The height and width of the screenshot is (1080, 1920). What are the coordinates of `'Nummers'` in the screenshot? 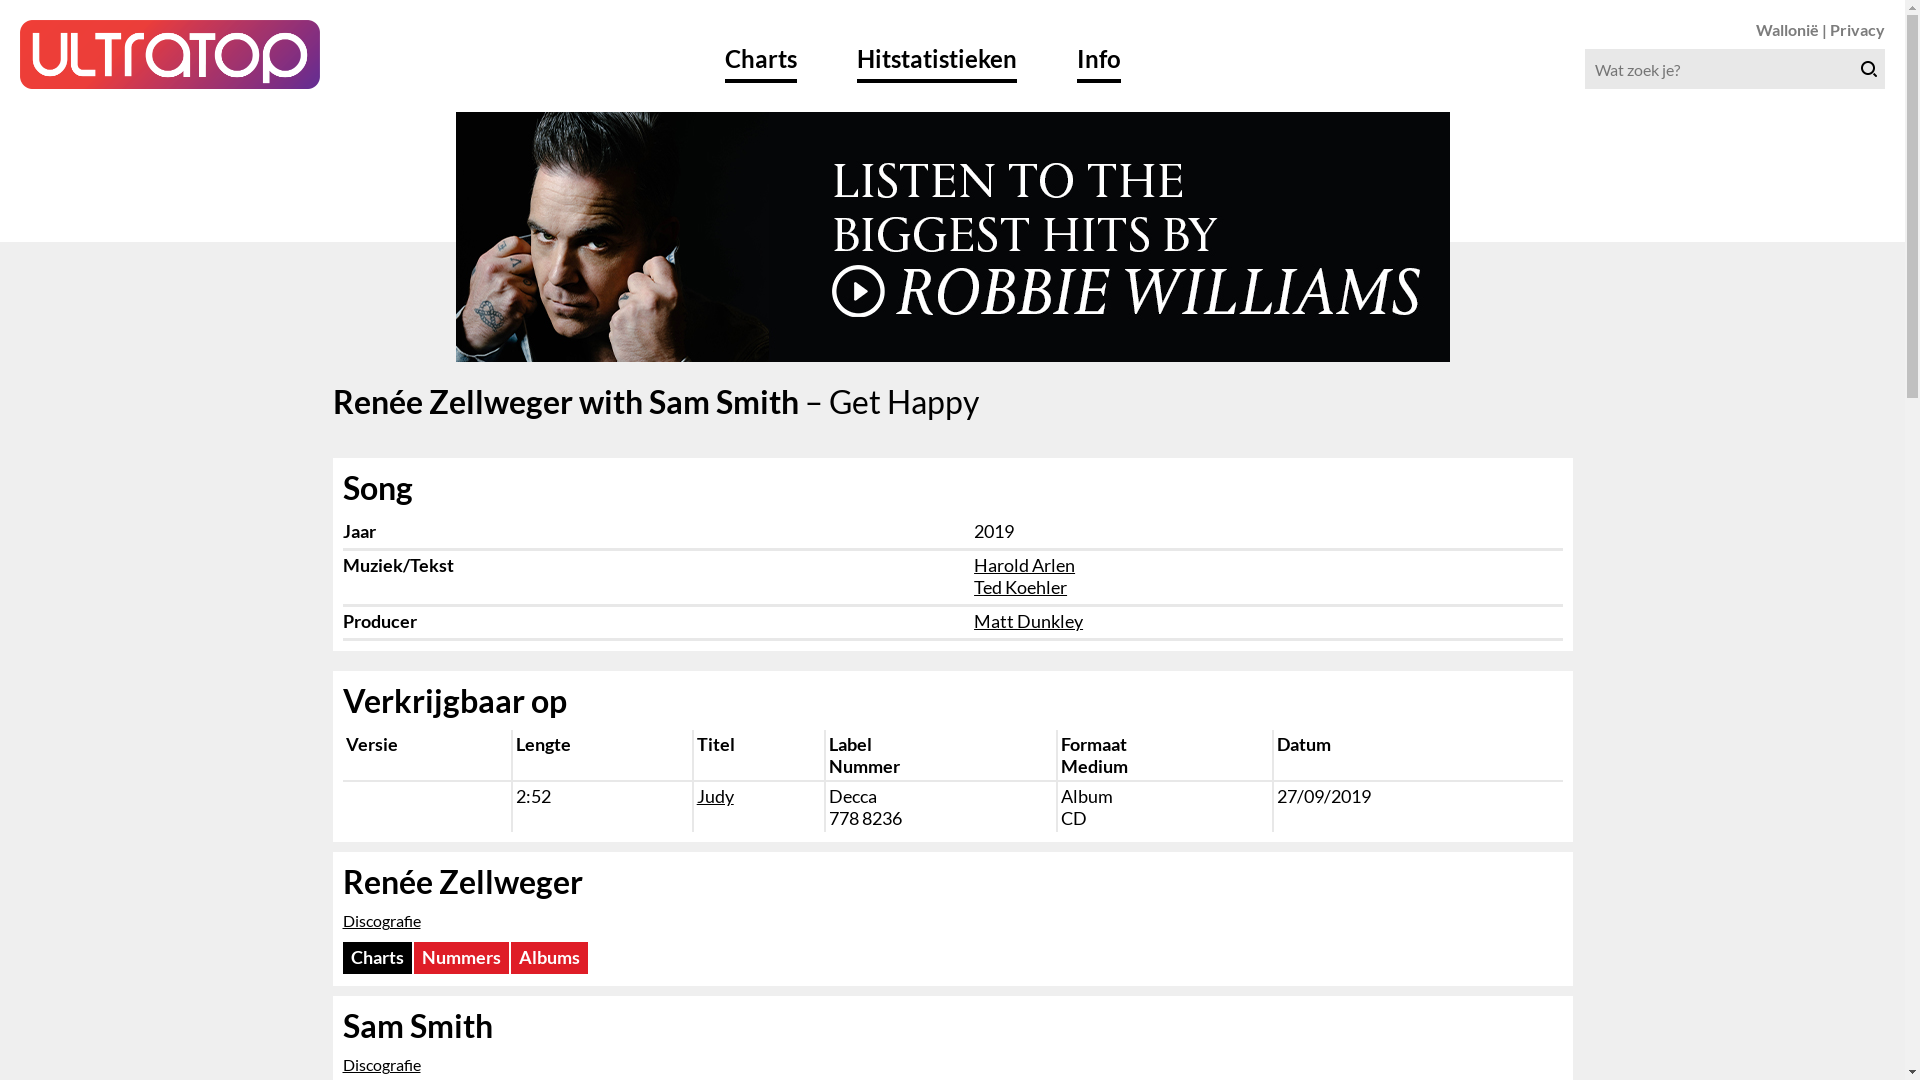 It's located at (460, 956).